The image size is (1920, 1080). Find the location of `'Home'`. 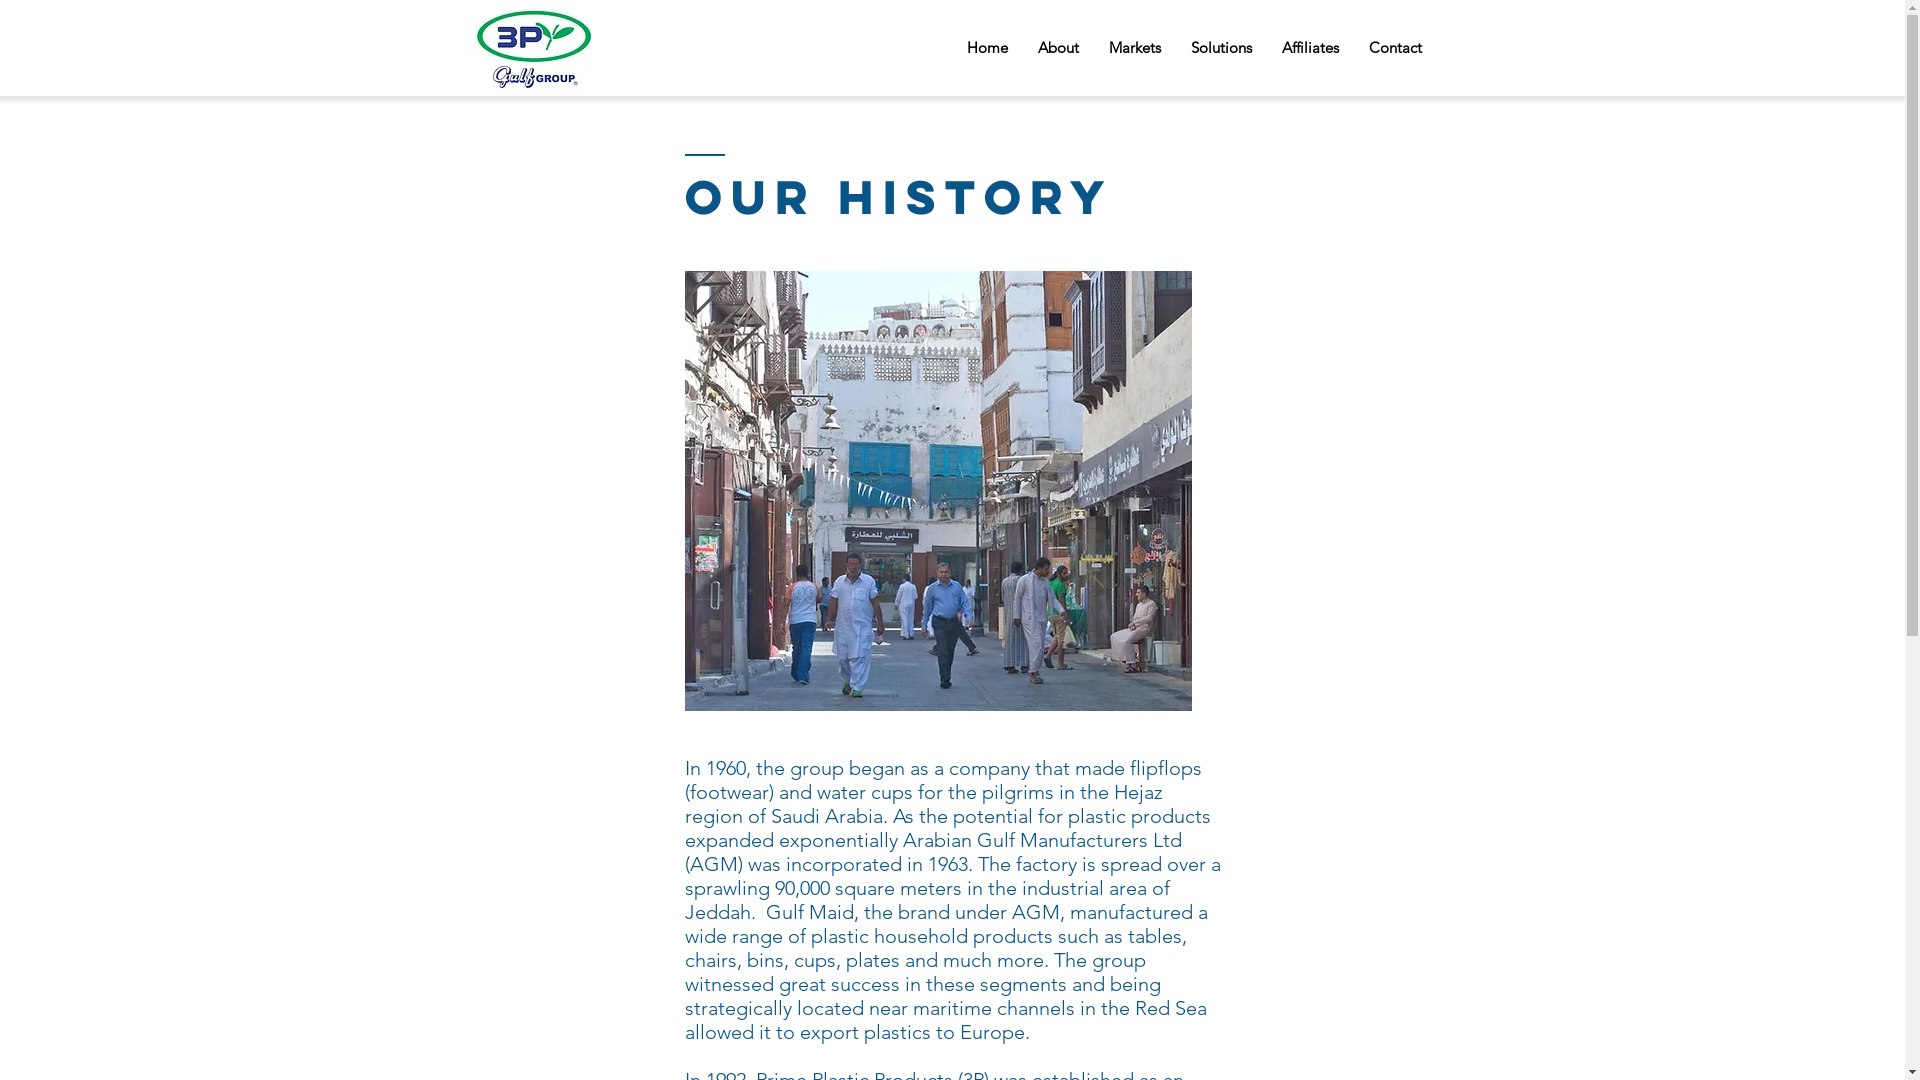

'Home' is located at coordinates (987, 46).